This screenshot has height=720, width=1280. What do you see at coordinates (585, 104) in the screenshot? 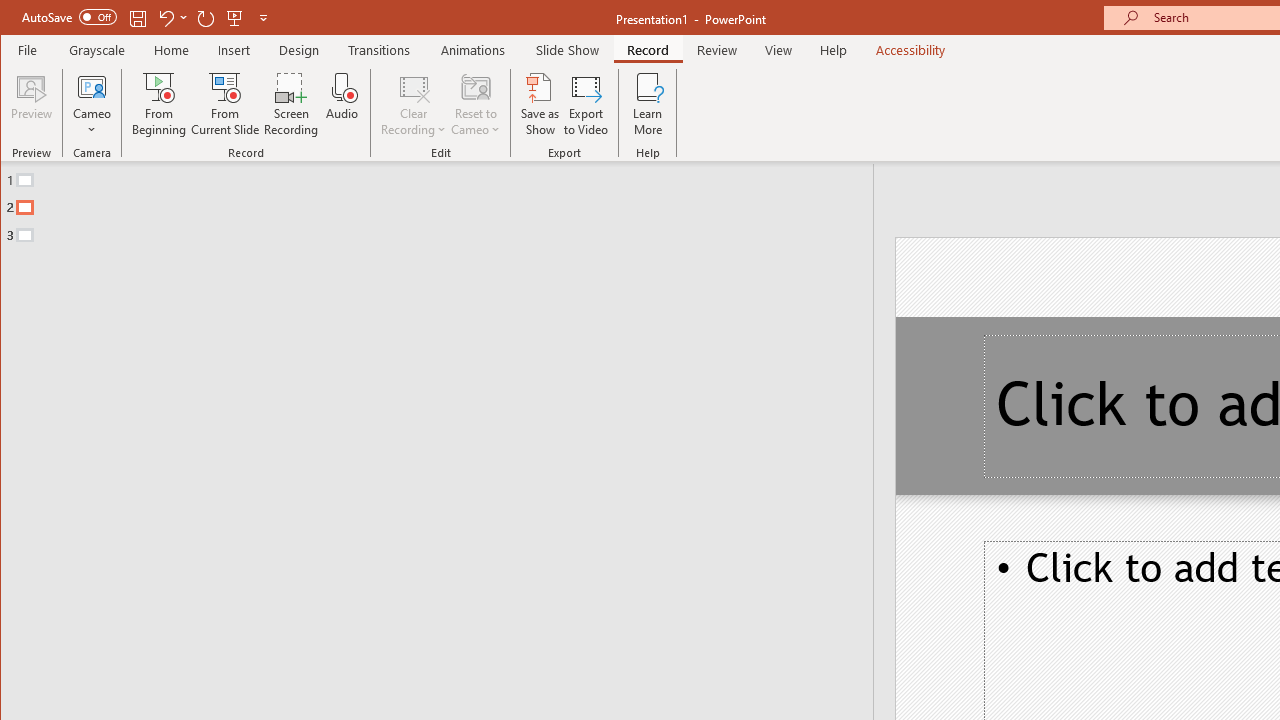
I see `'Export to Video'` at bounding box center [585, 104].